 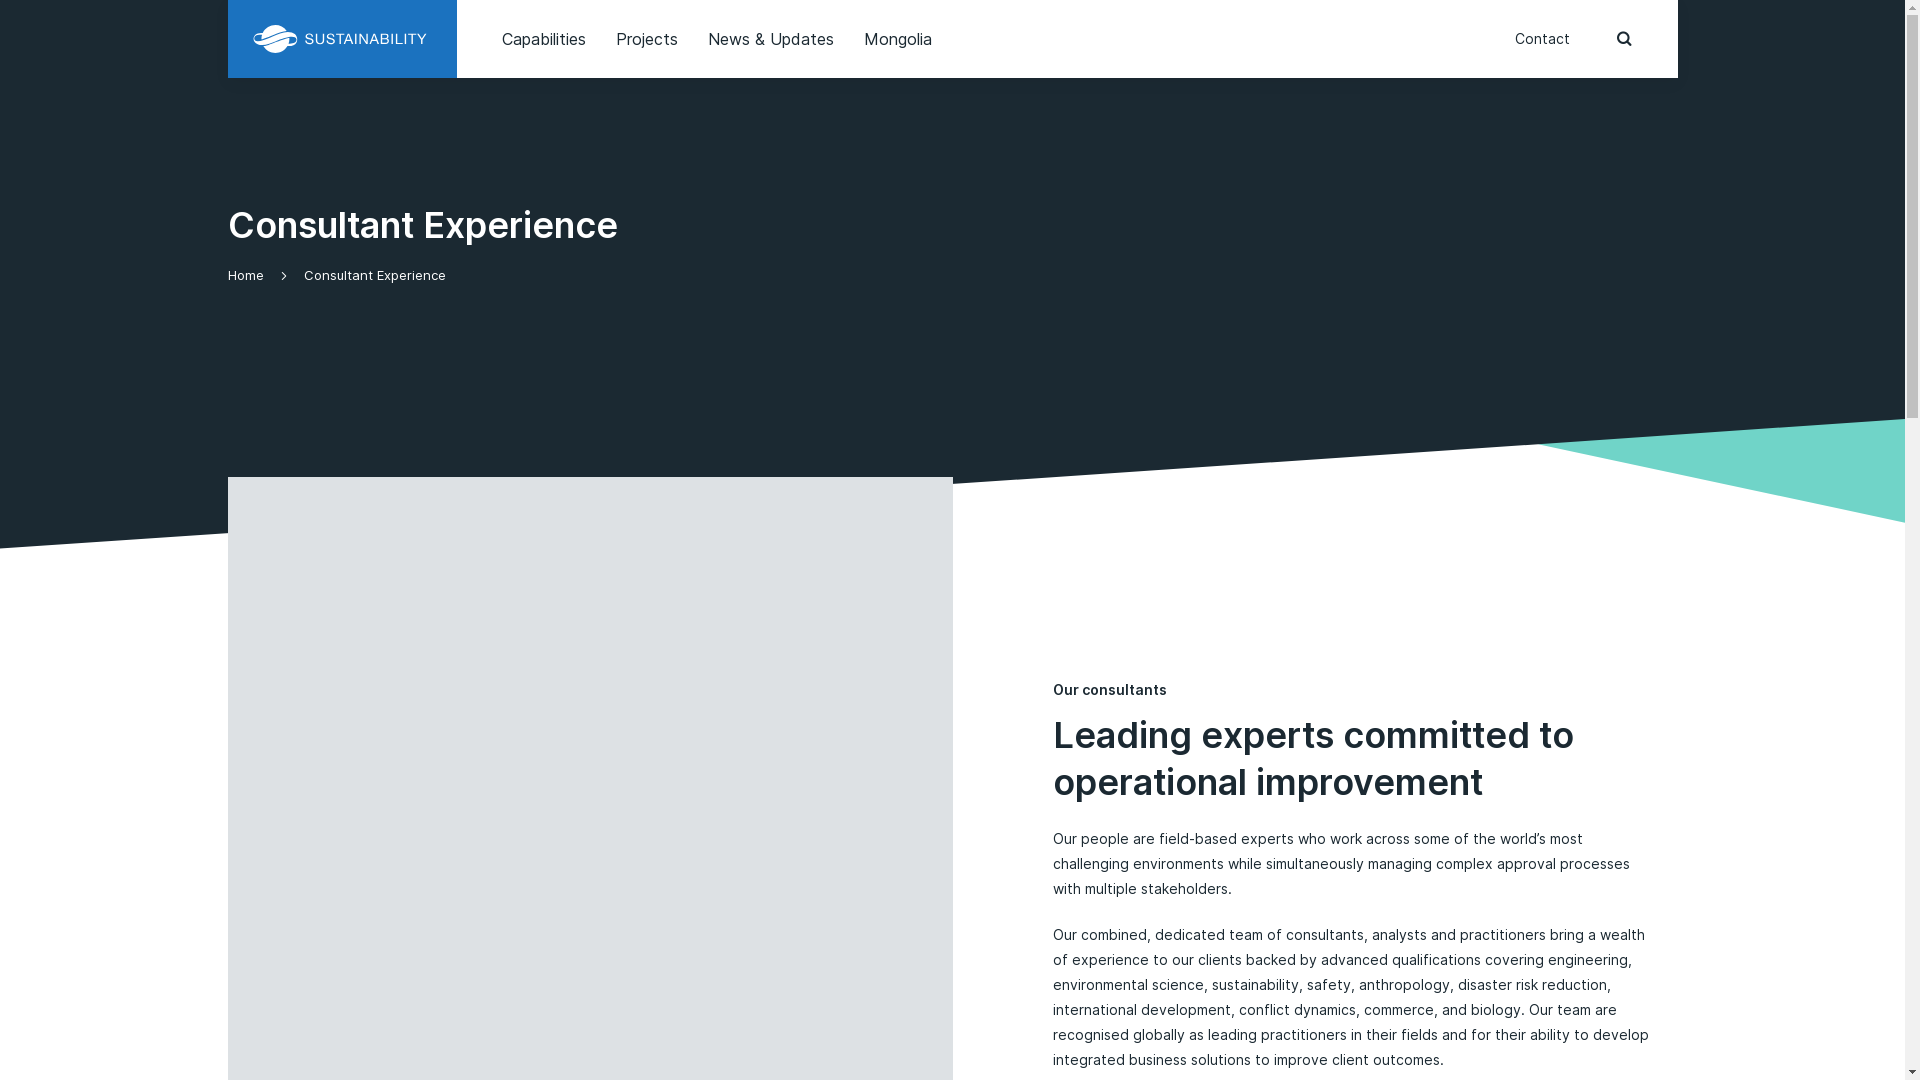 What do you see at coordinates (770, 39) in the screenshot?
I see `'News & Updates'` at bounding box center [770, 39].